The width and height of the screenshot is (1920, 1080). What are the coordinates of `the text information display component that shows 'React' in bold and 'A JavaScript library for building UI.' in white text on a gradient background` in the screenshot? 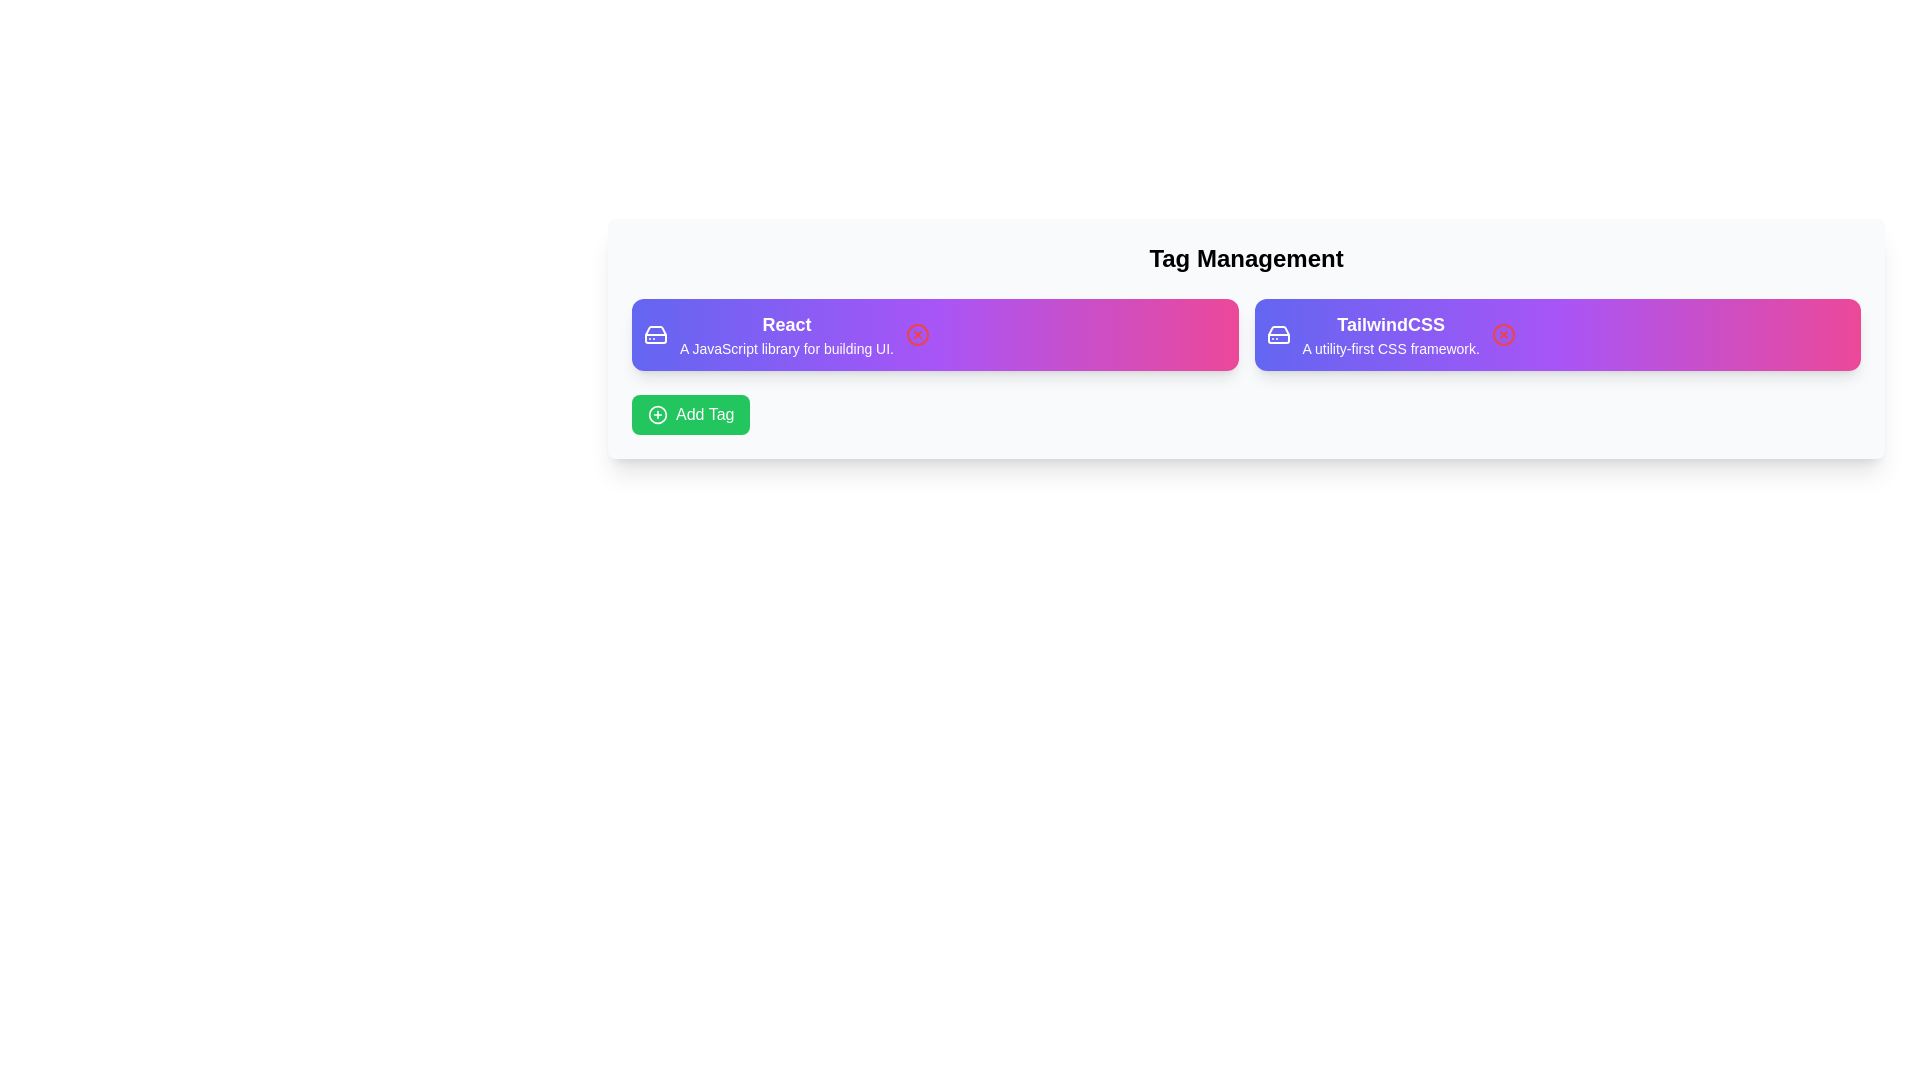 It's located at (786, 334).